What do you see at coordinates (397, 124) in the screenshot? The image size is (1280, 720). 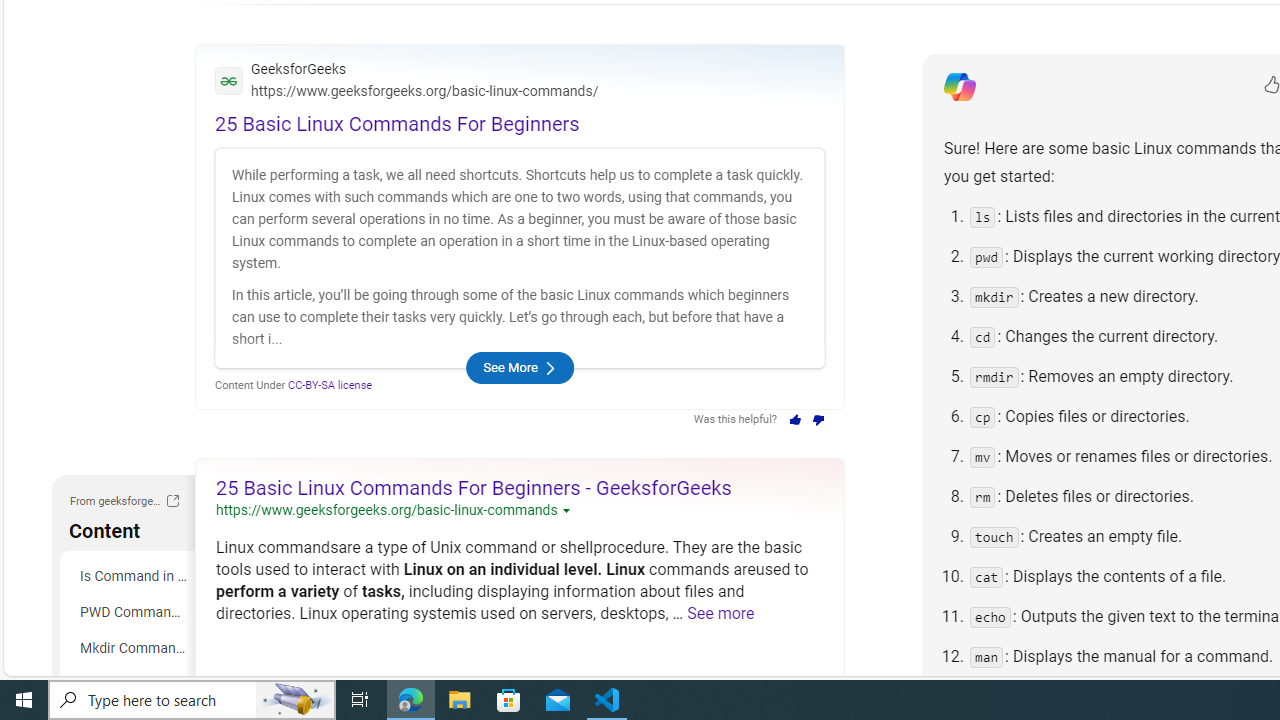 I see `'25 Basic Linux Commands For Beginners'` at bounding box center [397, 124].